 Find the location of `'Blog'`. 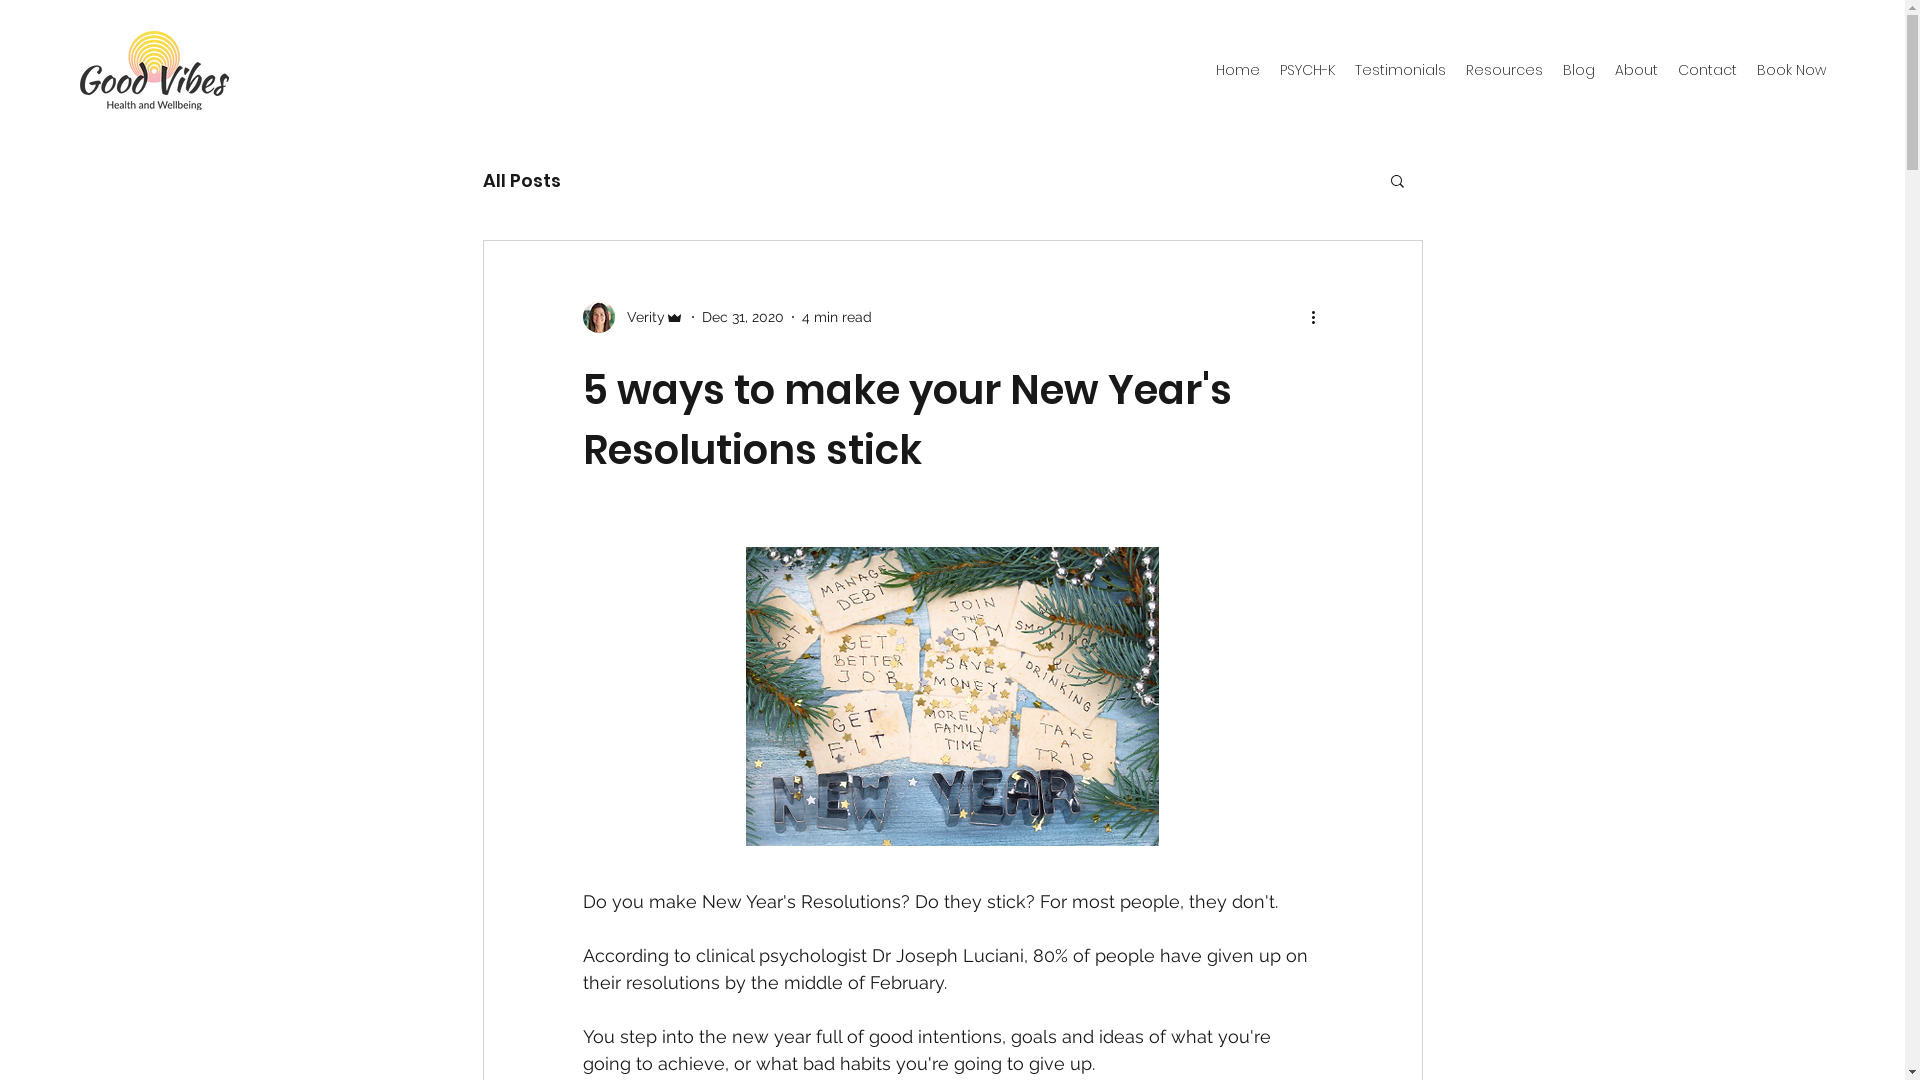

'Blog' is located at coordinates (1552, 69).